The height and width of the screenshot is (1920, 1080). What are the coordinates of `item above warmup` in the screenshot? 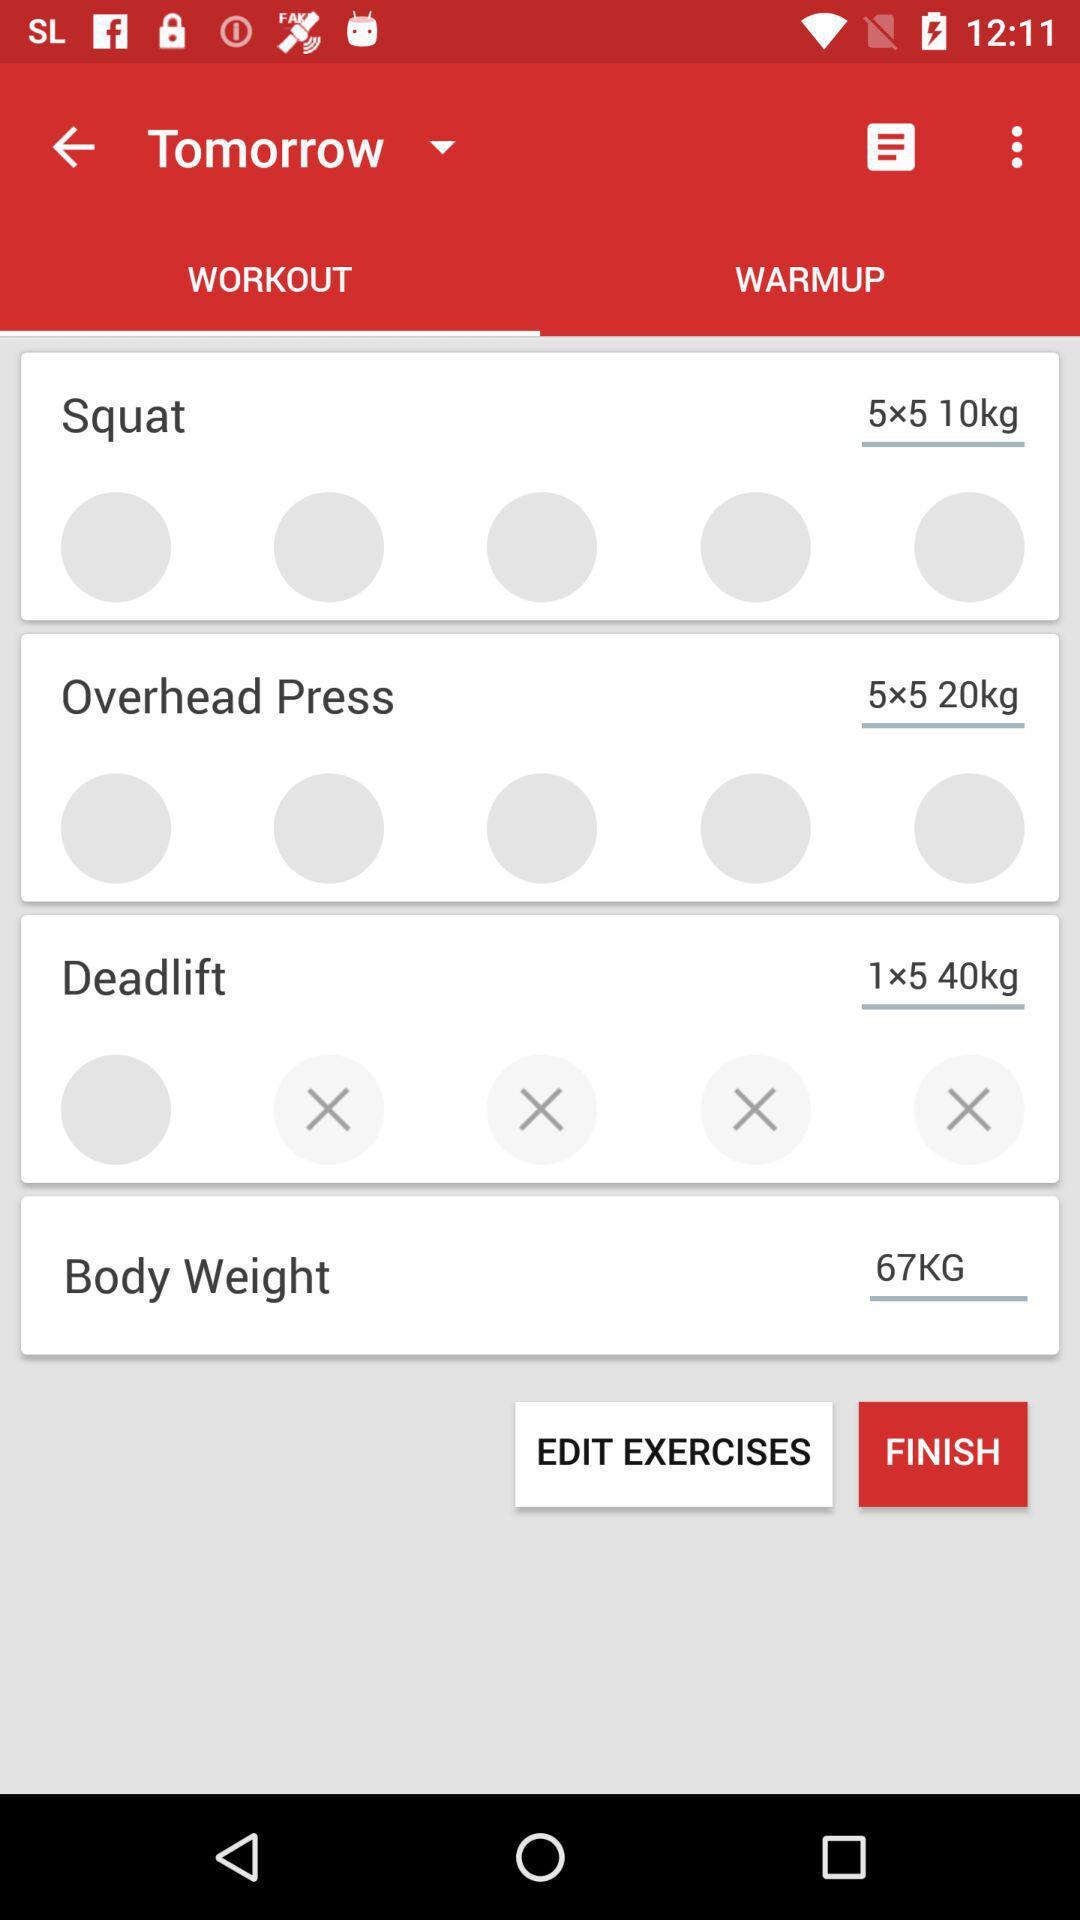 It's located at (890, 146).